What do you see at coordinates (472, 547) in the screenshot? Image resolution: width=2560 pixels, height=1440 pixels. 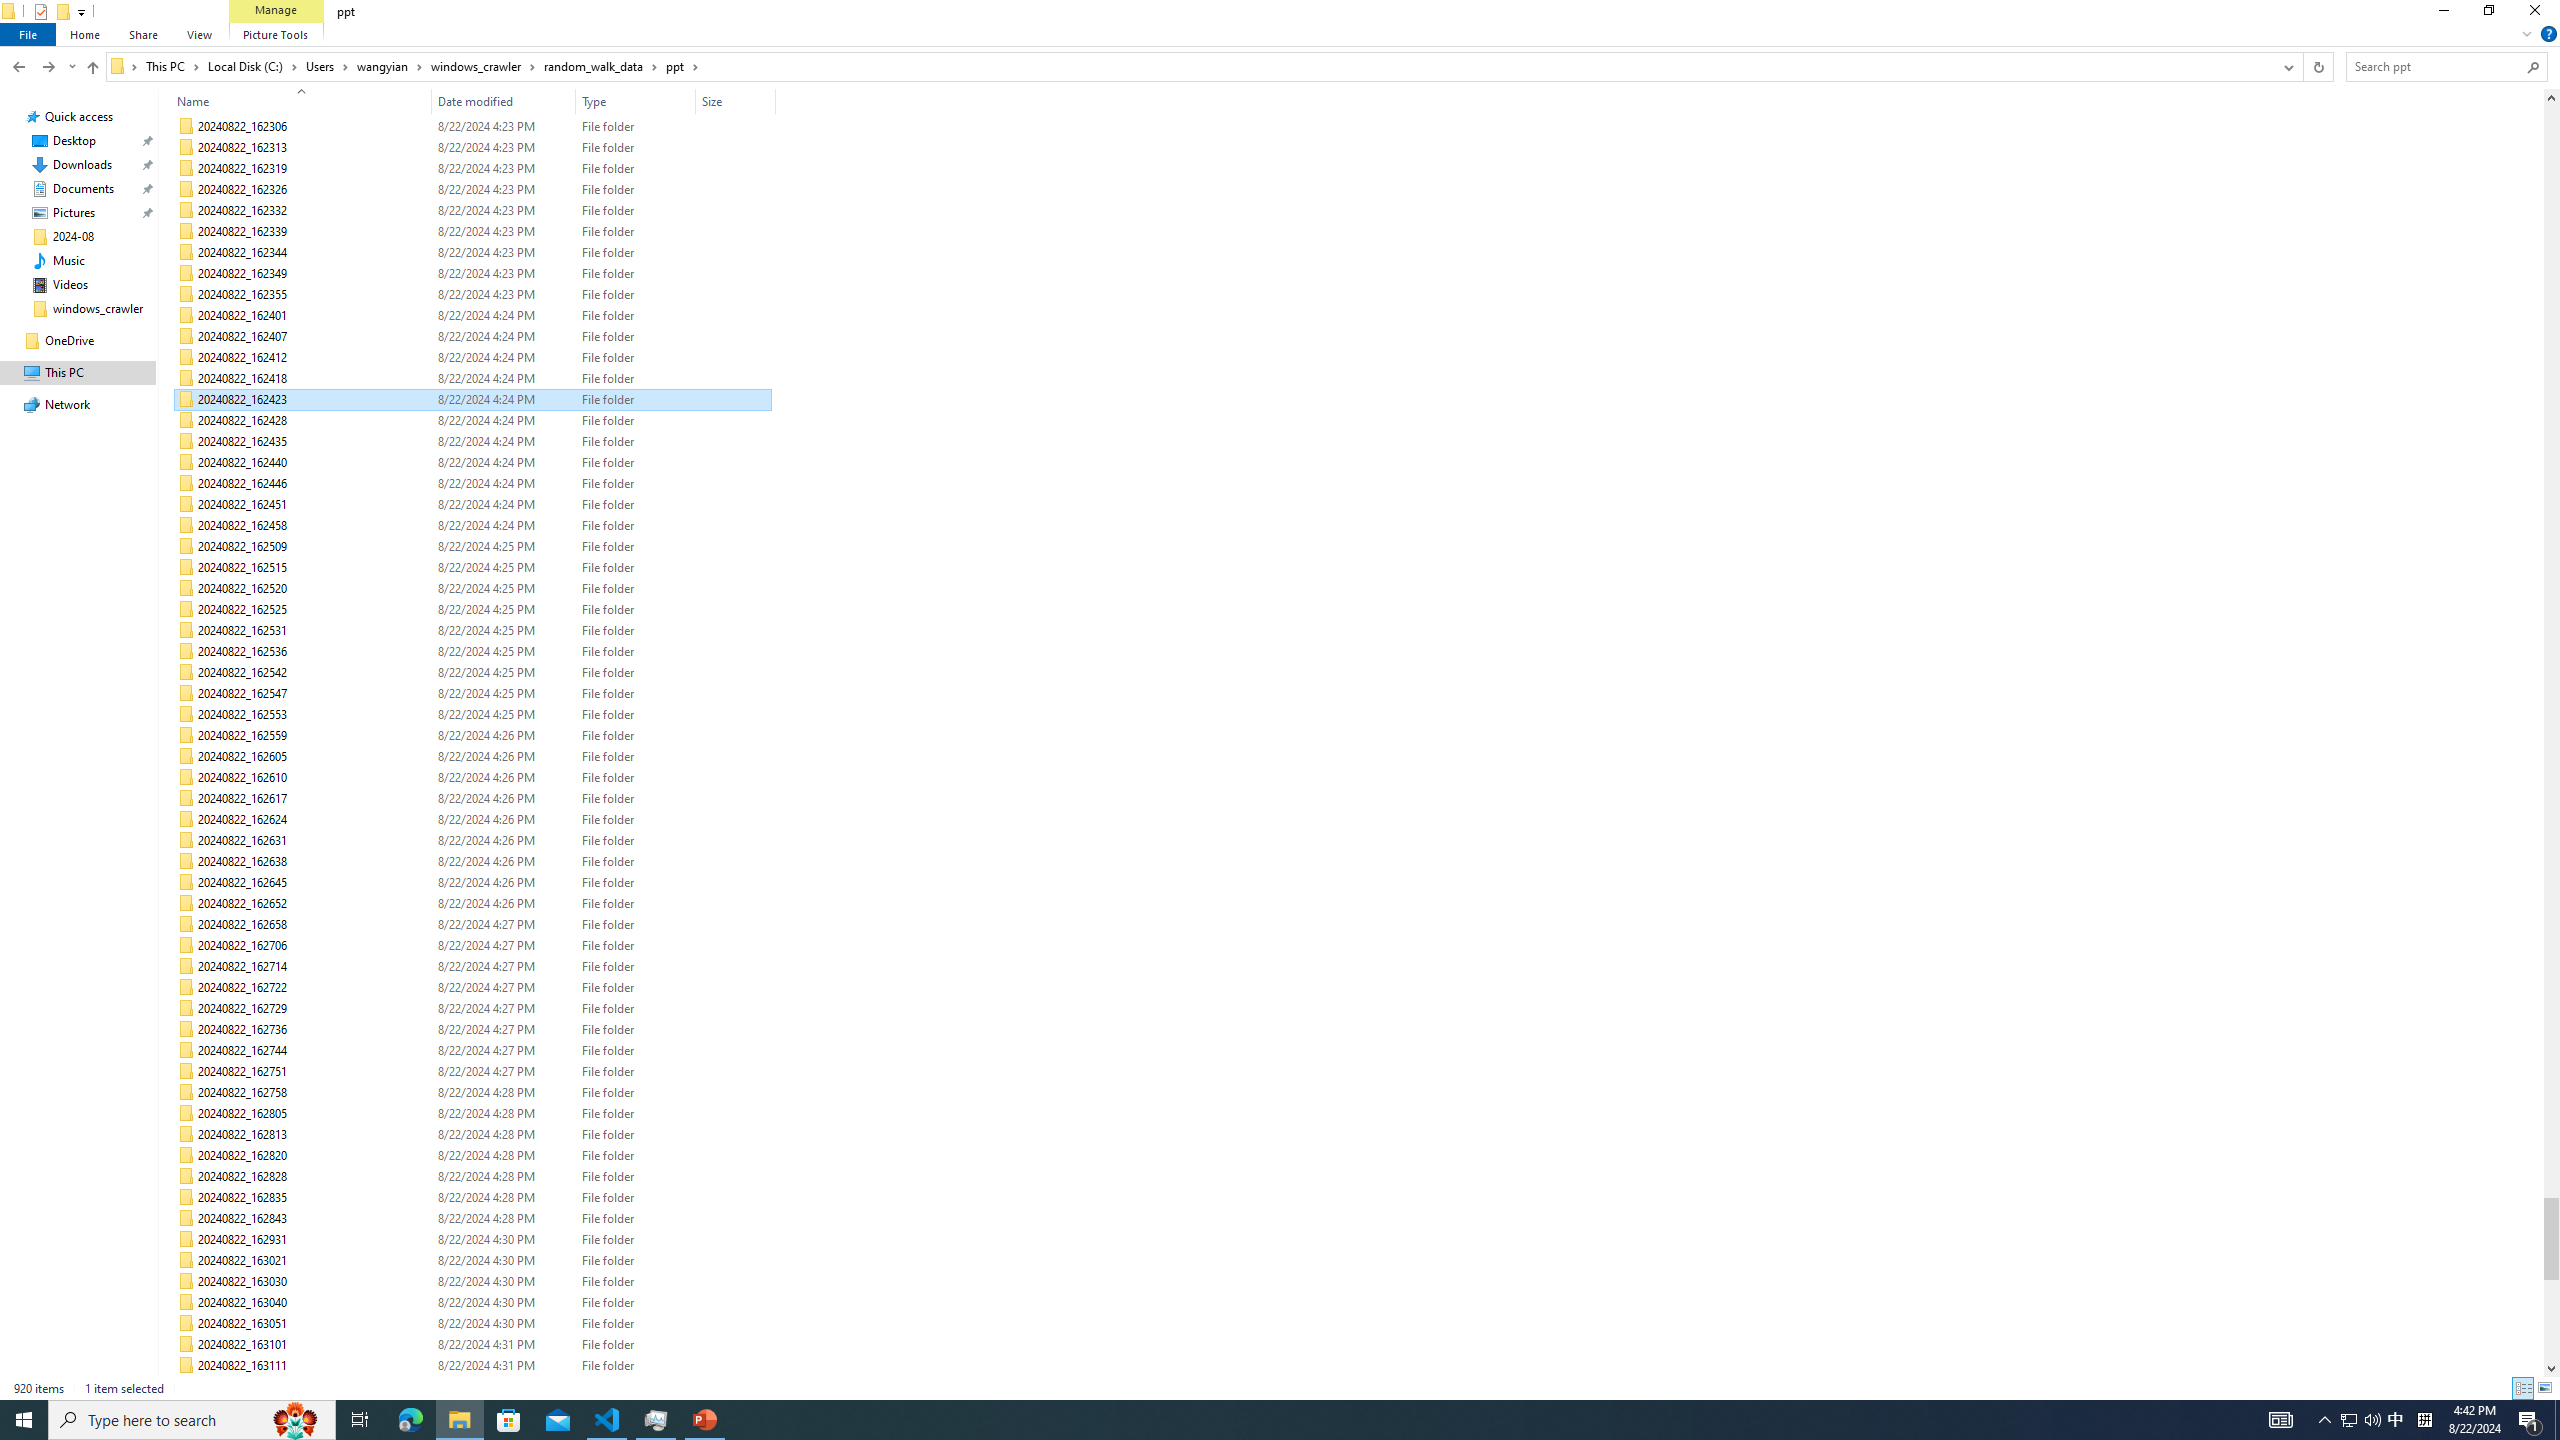 I see `'20240822_162509'` at bounding box center [472, 547].